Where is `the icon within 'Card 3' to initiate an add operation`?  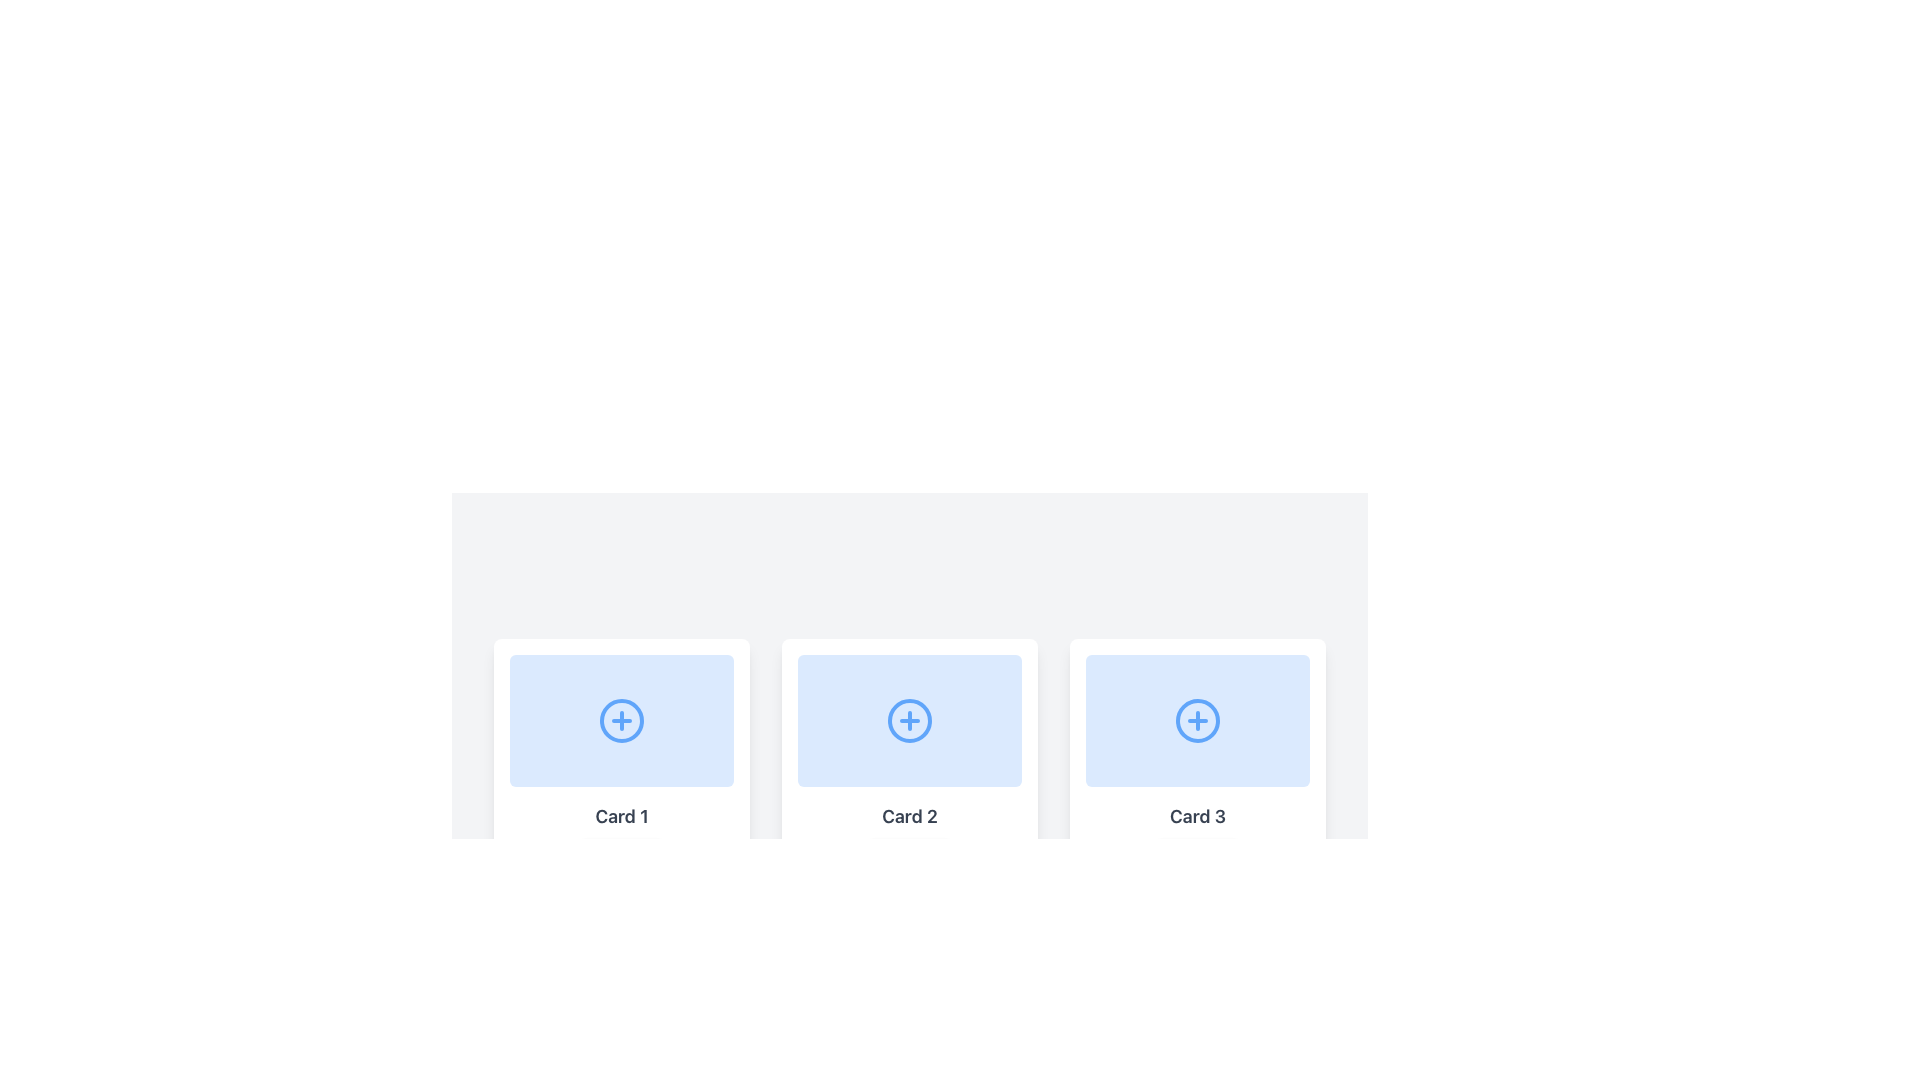 the icon within 'Card 3' to initiate an add operation is located at coordinates (1198, 721).